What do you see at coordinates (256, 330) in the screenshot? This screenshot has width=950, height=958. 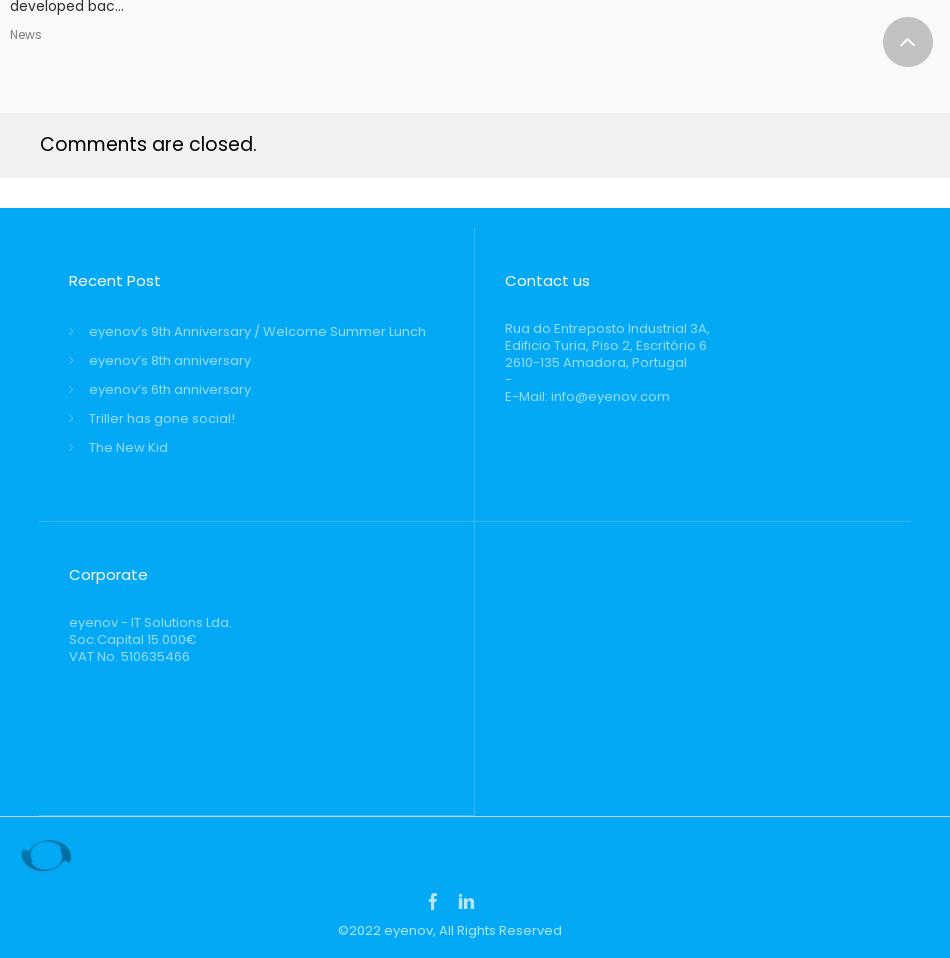 I see `'eyenov’s 9th Anniversary / Welcome Summer Lunch'` at bounding box center [256, 330].